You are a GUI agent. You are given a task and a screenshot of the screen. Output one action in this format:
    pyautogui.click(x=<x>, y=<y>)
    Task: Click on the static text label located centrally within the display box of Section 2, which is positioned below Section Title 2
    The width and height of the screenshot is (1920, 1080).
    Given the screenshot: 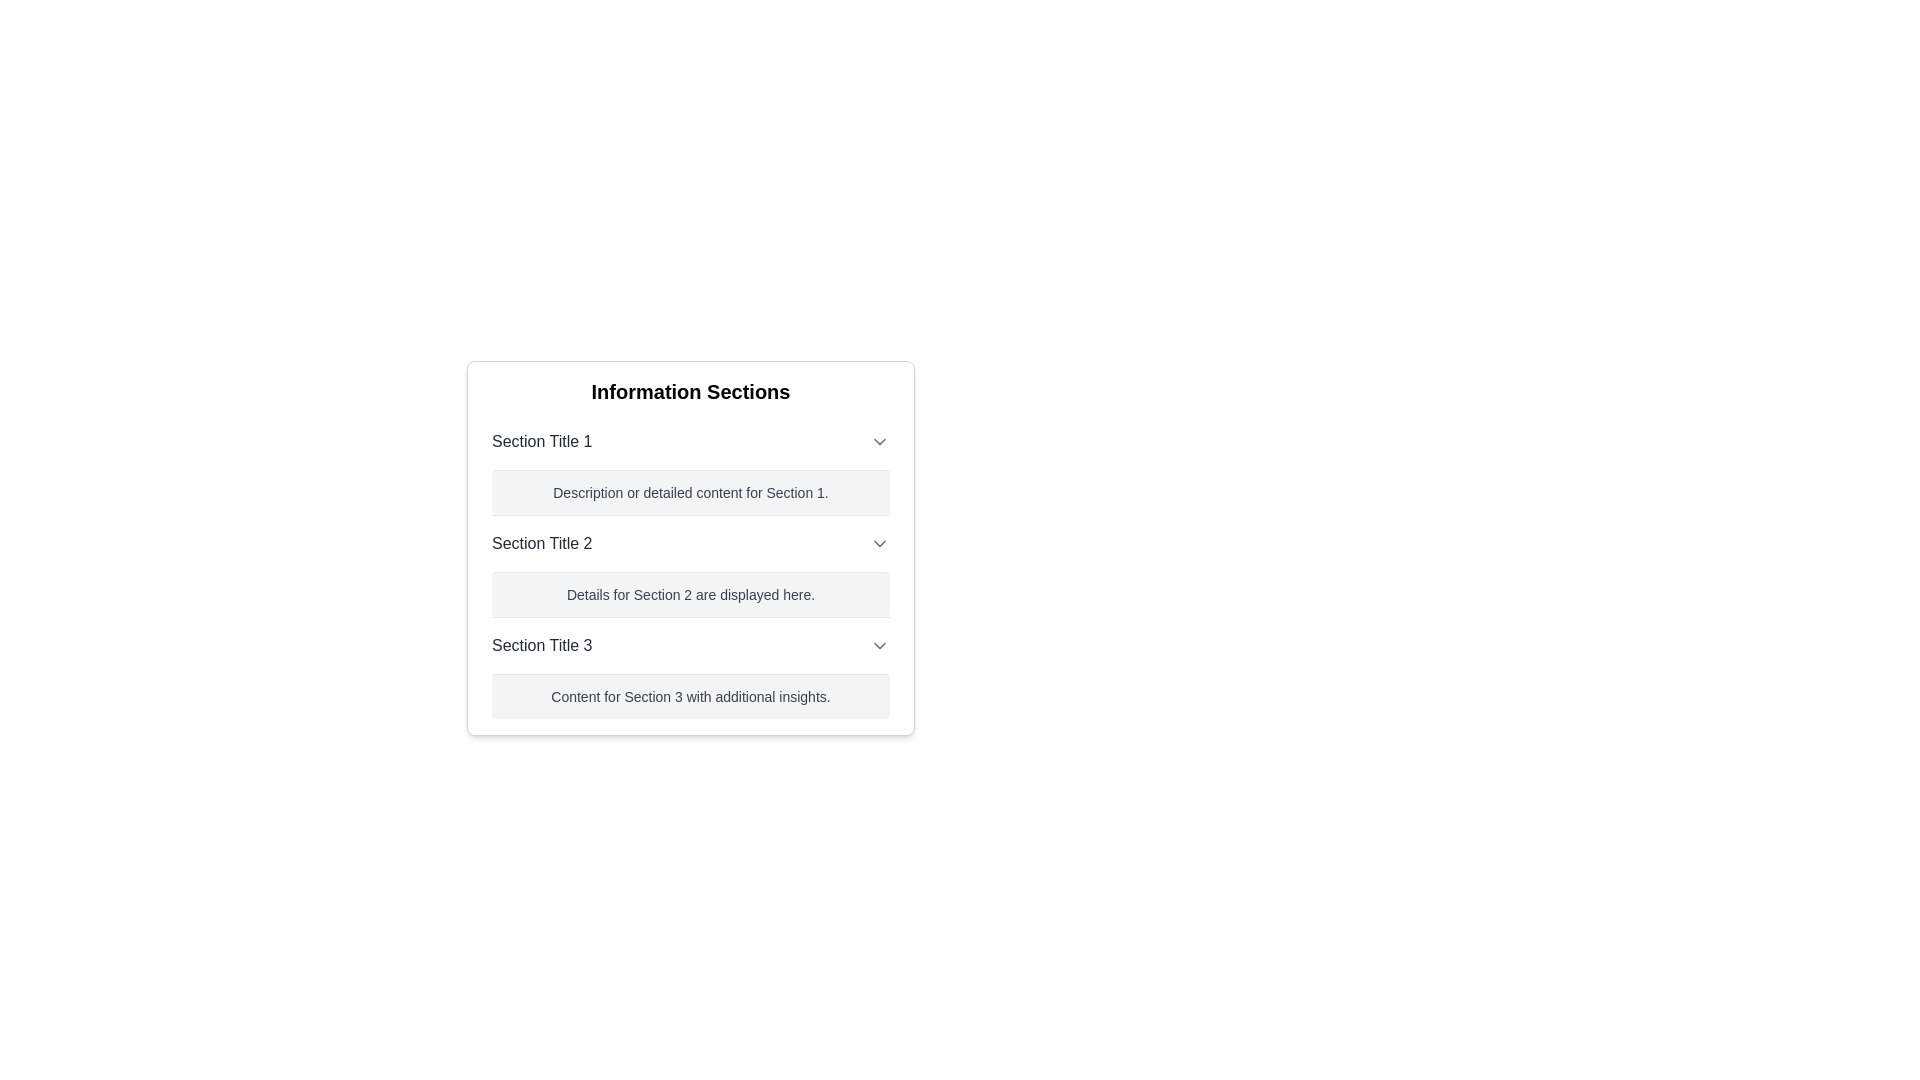 What is the action you would take?
    pyautogui.click(x=691, y=593)
    